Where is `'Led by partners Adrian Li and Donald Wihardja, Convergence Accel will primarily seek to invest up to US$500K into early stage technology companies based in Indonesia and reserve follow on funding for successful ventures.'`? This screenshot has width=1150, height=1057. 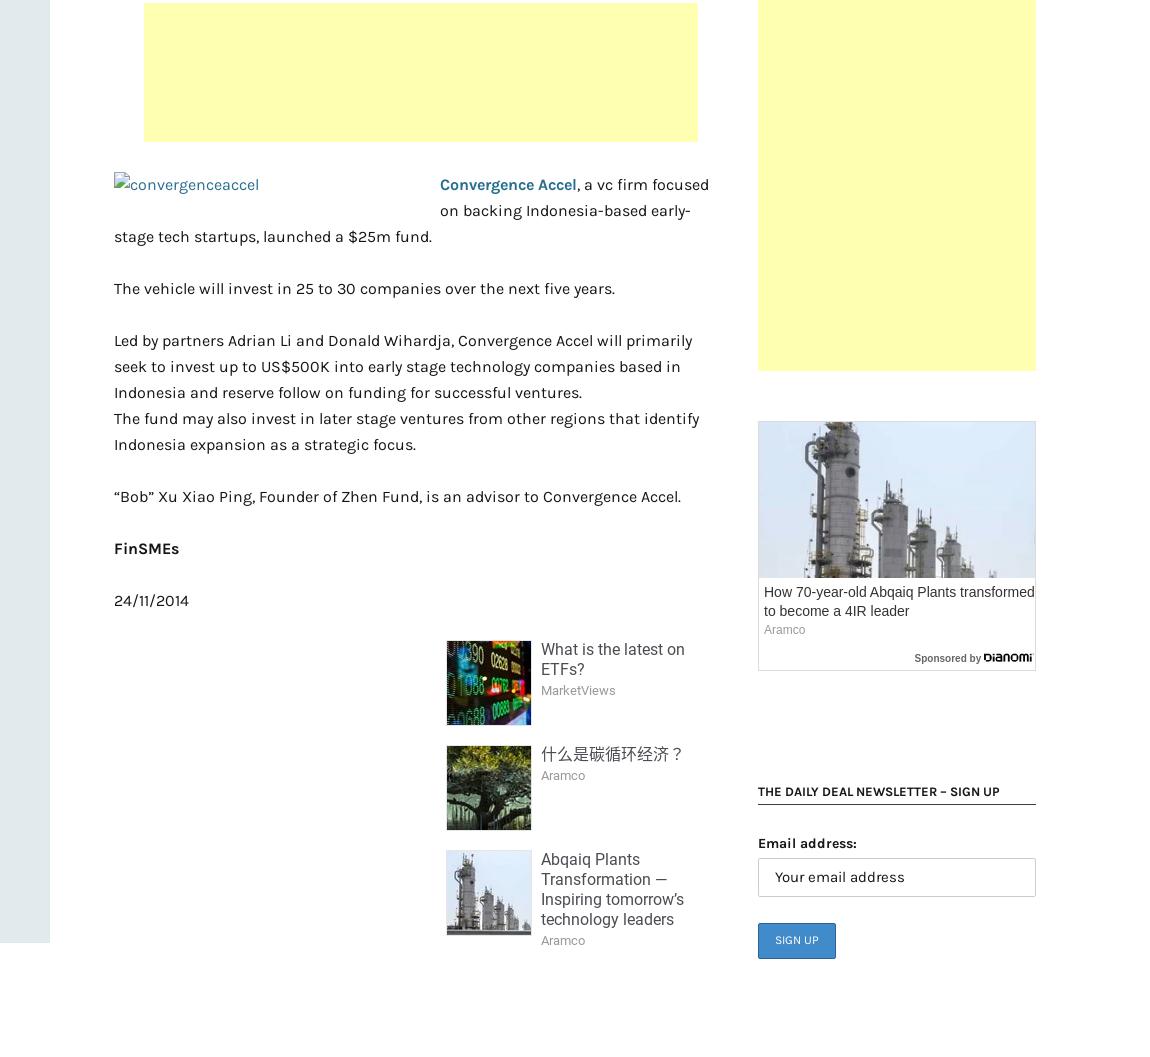
'Led by partners Adrian Li and Donald Wihardja, Convergence Accel will primarily seek to invest up to US$500K into early stage technology companies based in Indonesia and reserve follow on funding for successful ventures.' is located at coordinates (112, 366).